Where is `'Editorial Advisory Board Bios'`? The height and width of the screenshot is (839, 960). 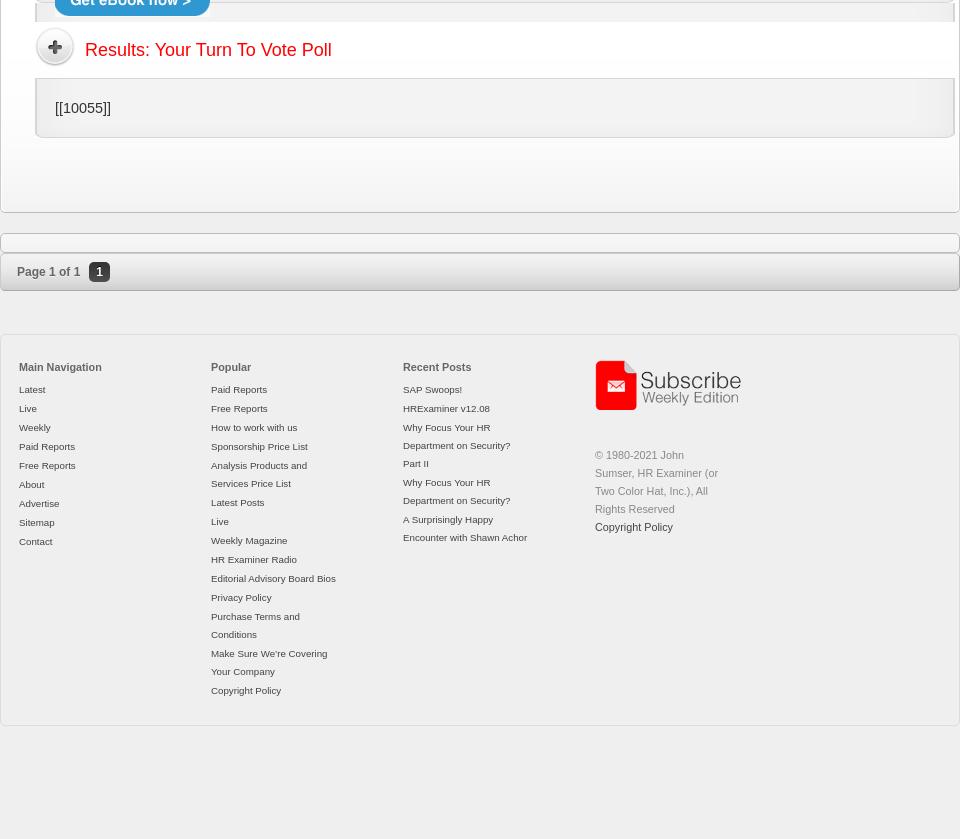
'Editorial Advisory Board Bios' is located at coordinates (211, 577).